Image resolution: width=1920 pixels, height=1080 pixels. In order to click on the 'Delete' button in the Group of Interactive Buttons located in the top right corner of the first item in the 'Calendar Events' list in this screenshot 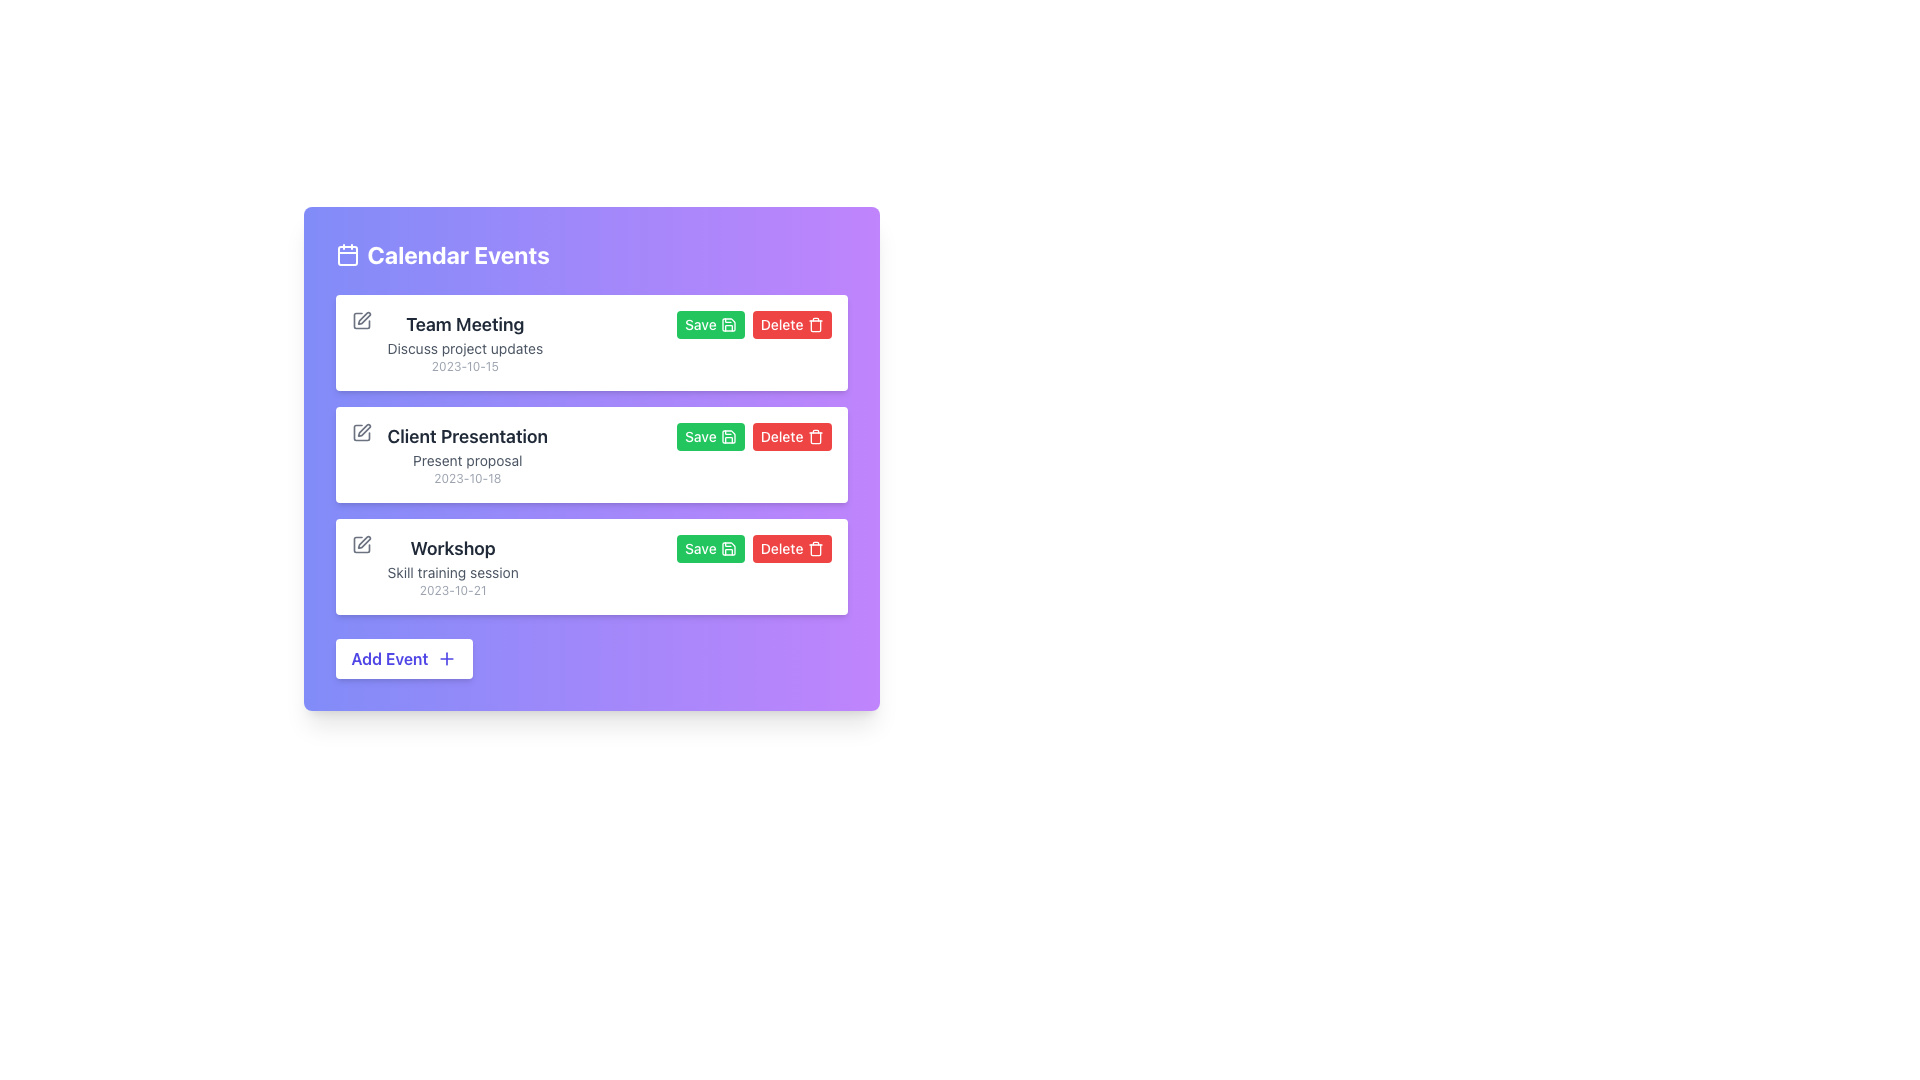, I will do `click(753, 323)`.